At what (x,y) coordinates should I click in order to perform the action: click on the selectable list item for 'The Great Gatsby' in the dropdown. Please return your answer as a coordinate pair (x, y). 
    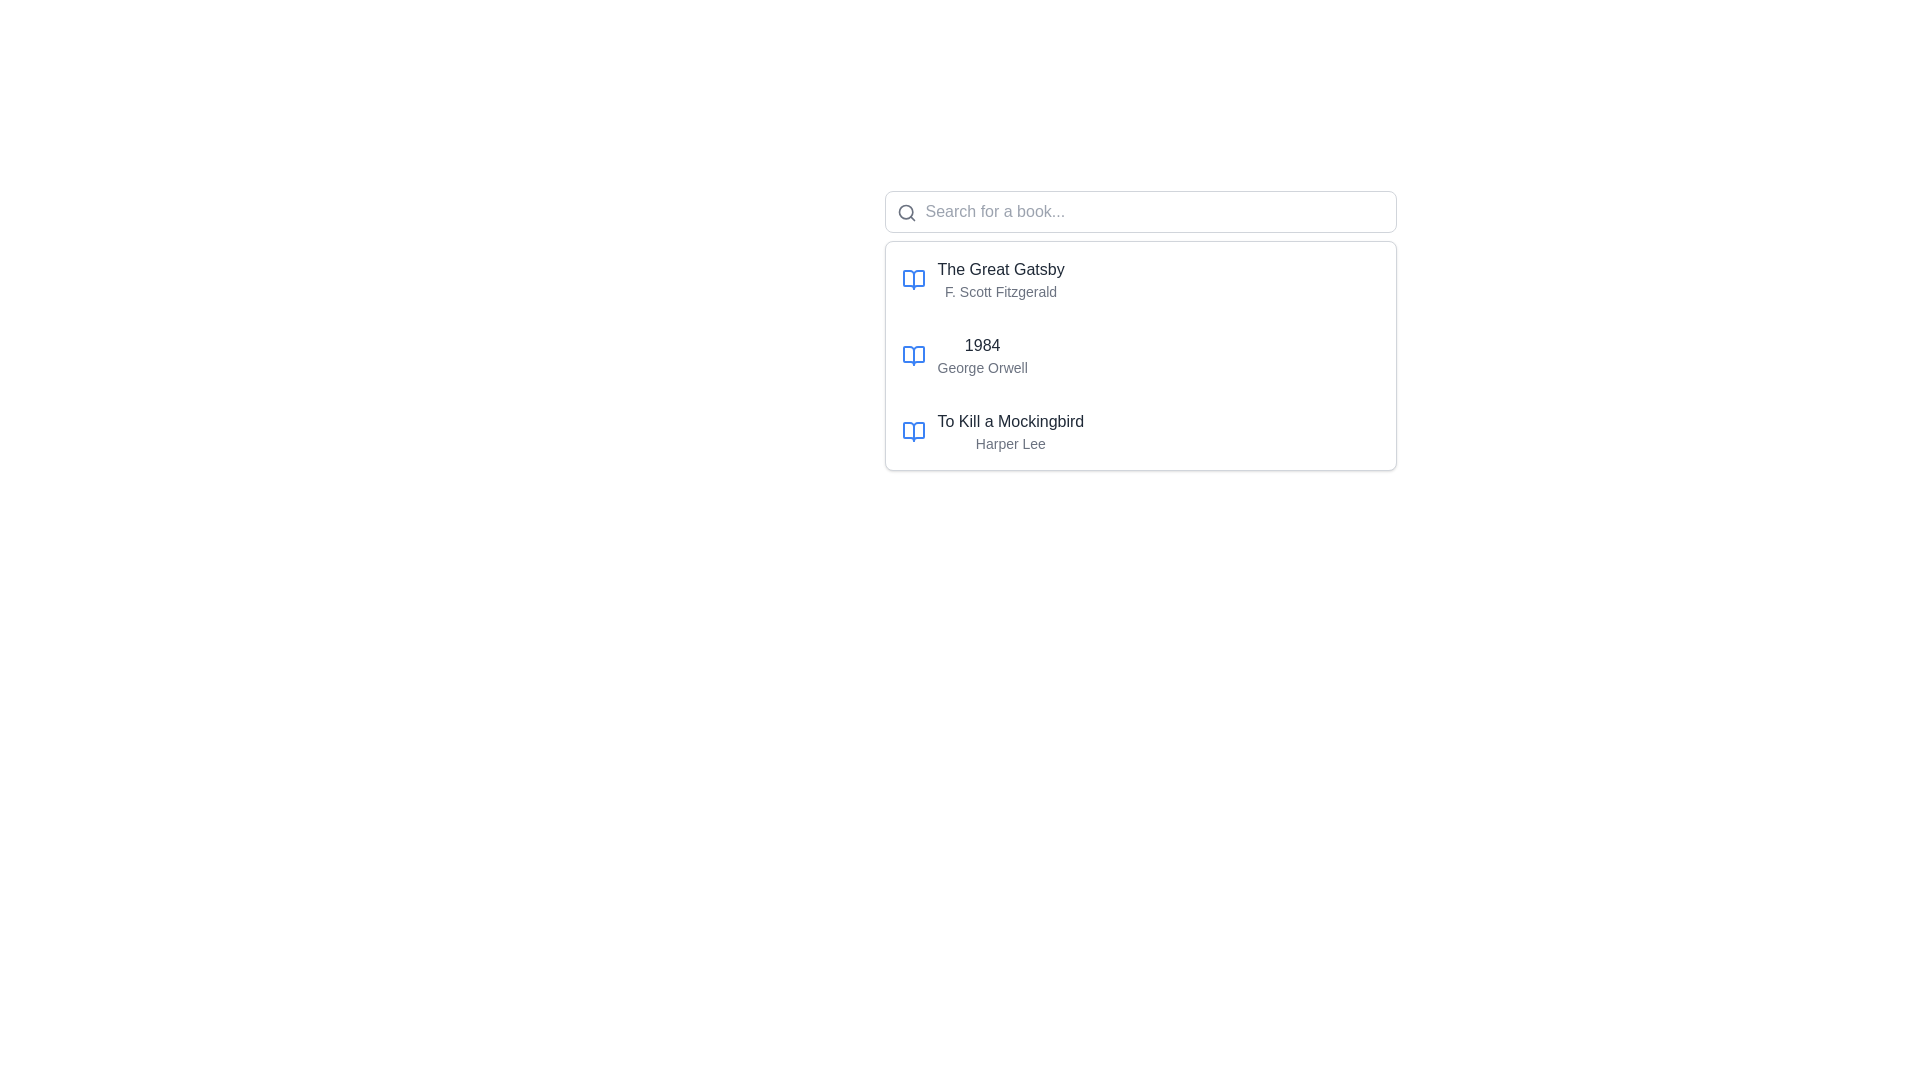
    Looking at the image, I should click on (1140, 280).